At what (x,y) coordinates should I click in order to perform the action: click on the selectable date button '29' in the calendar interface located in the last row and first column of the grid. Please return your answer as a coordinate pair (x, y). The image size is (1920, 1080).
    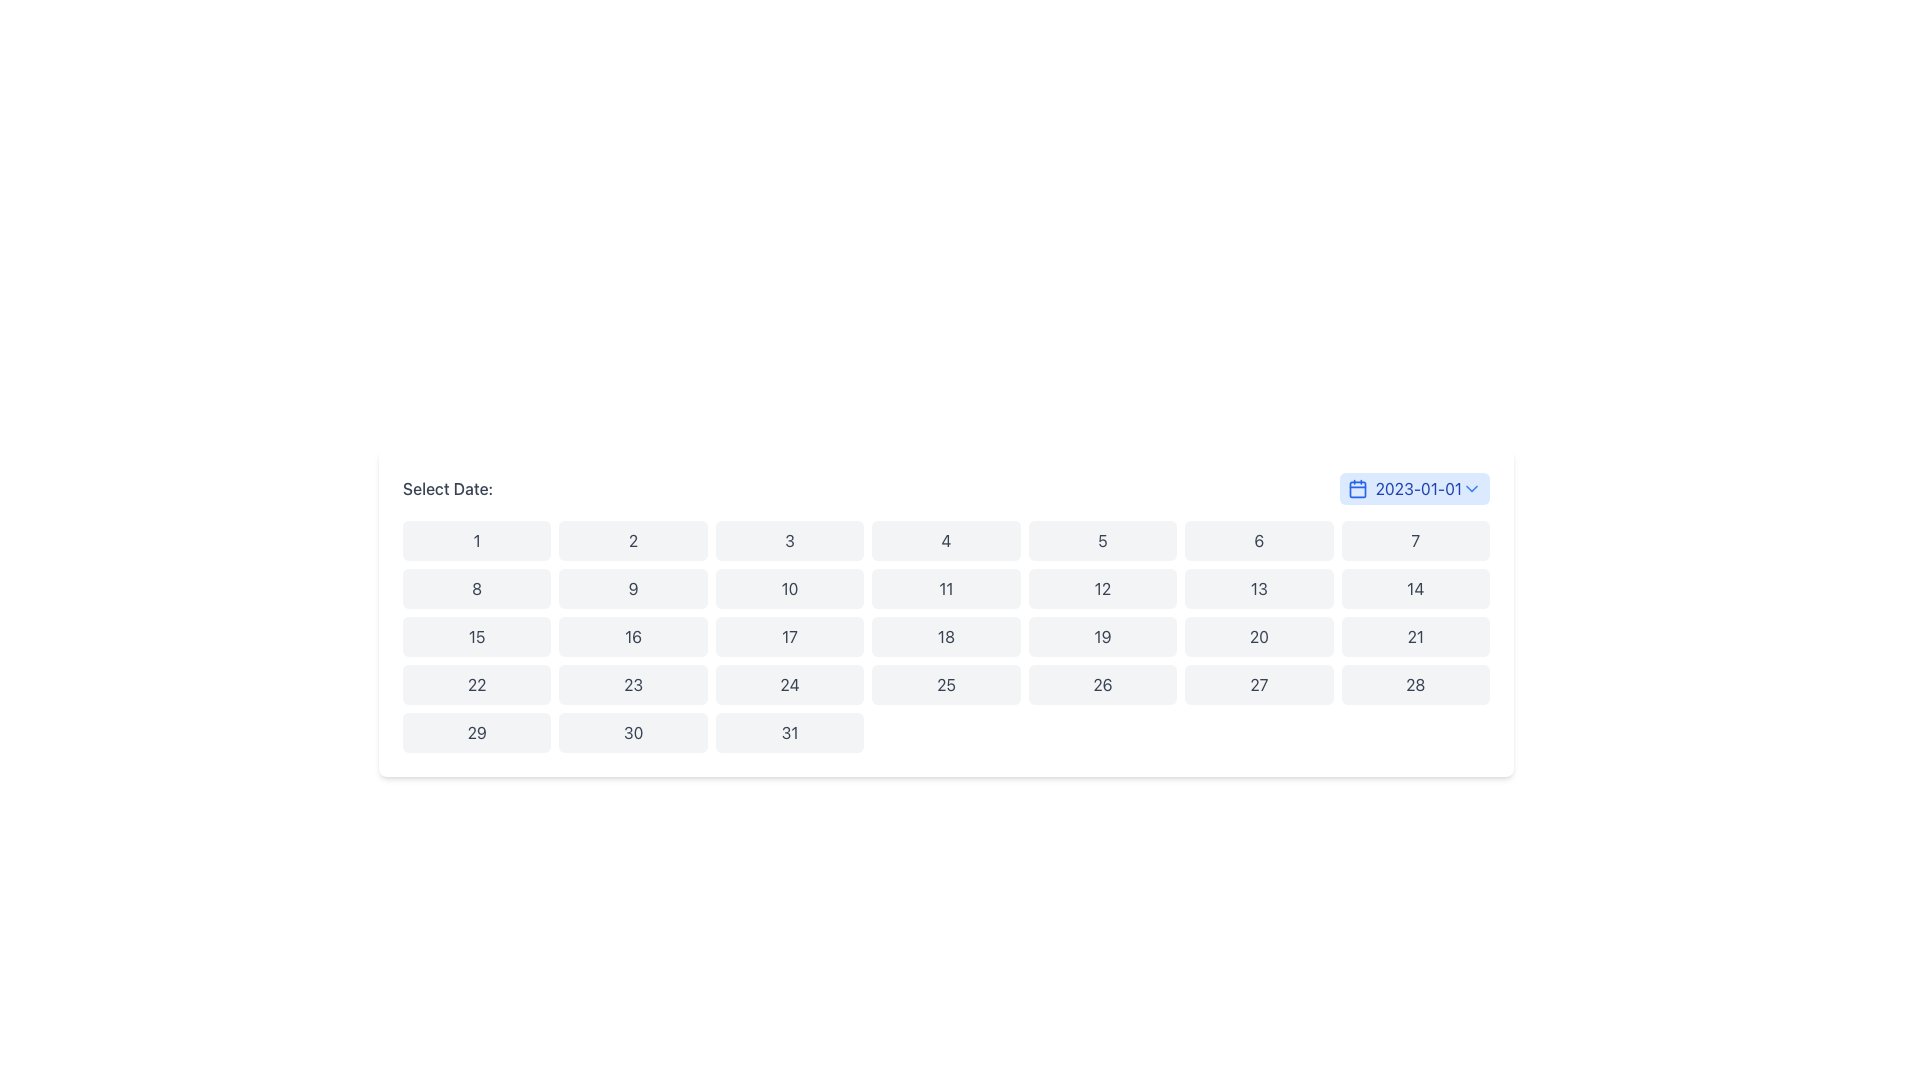
    Looking at the image, I should click on (476, 732).